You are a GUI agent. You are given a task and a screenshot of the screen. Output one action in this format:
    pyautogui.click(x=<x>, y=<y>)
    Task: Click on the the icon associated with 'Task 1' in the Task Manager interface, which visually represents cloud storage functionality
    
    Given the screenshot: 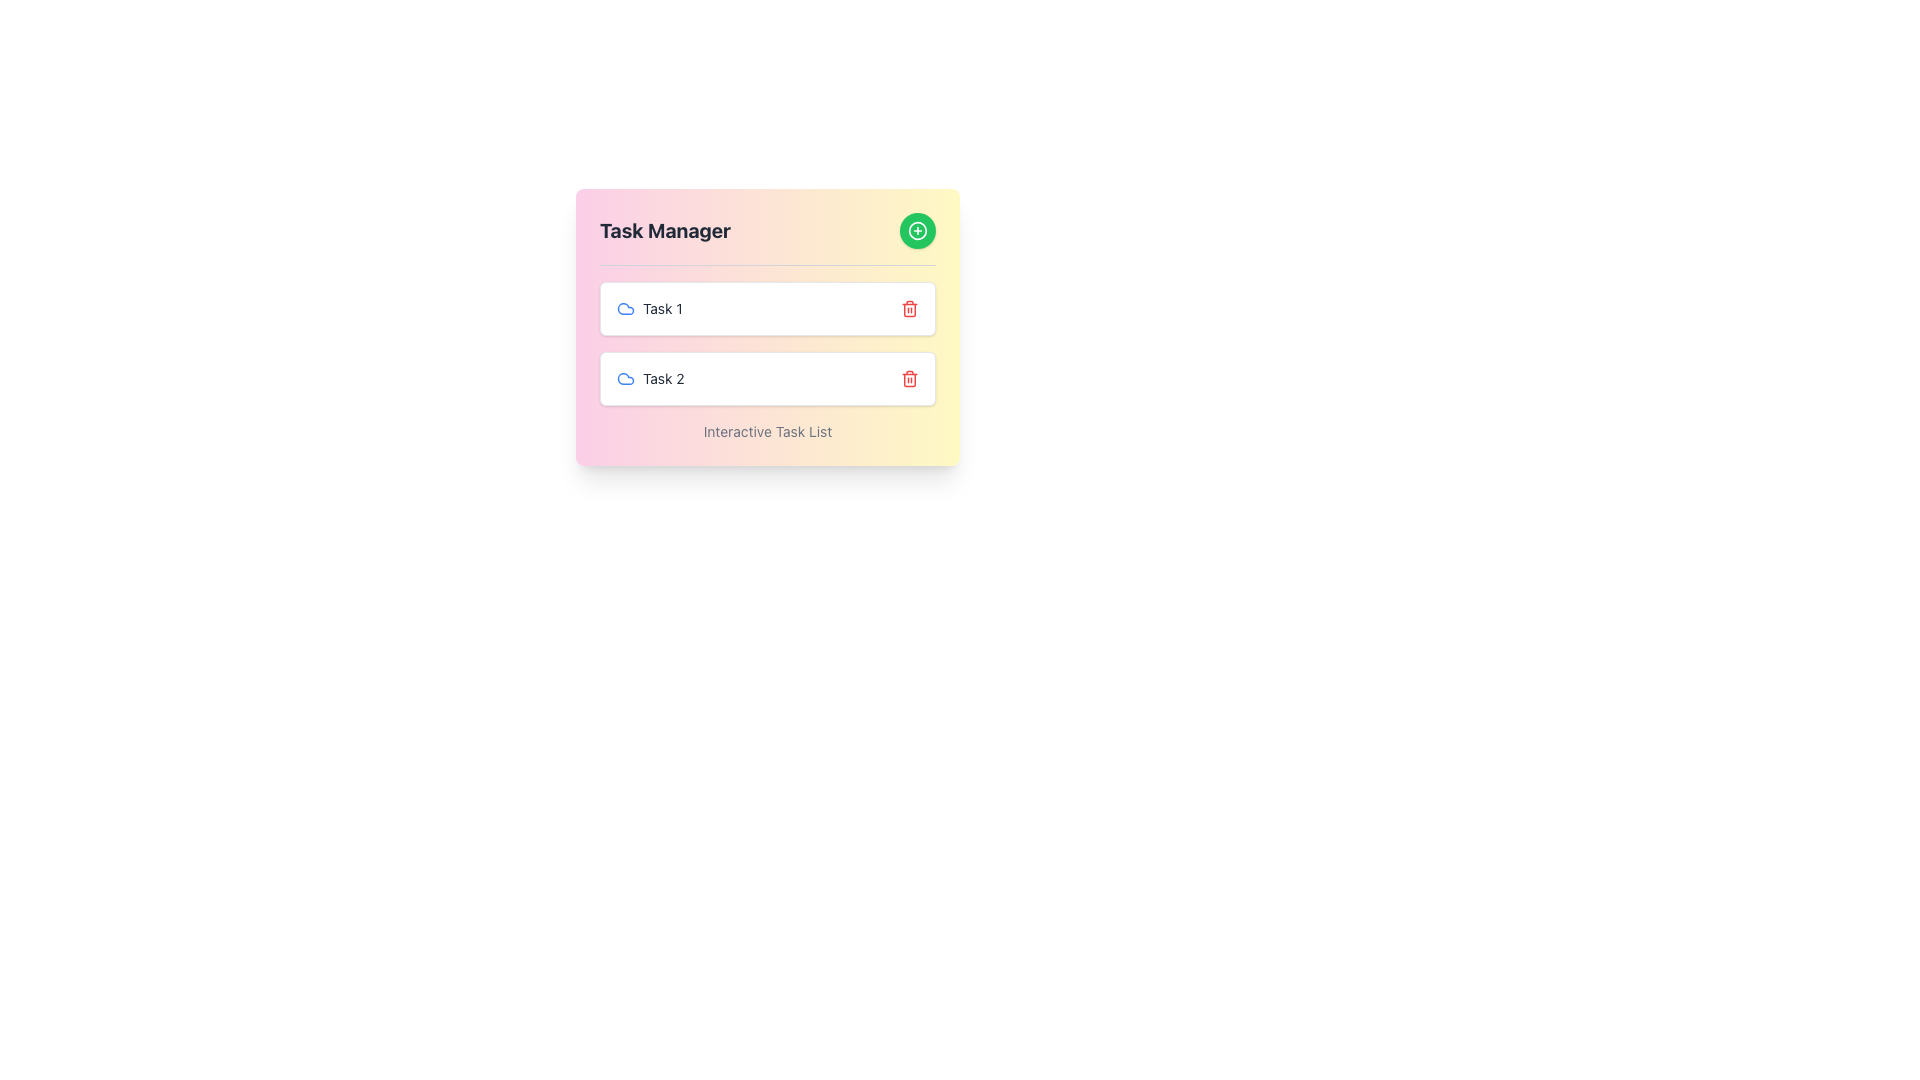 What is the action you would take?
    pyautogui.click(x=624, y=378)
    